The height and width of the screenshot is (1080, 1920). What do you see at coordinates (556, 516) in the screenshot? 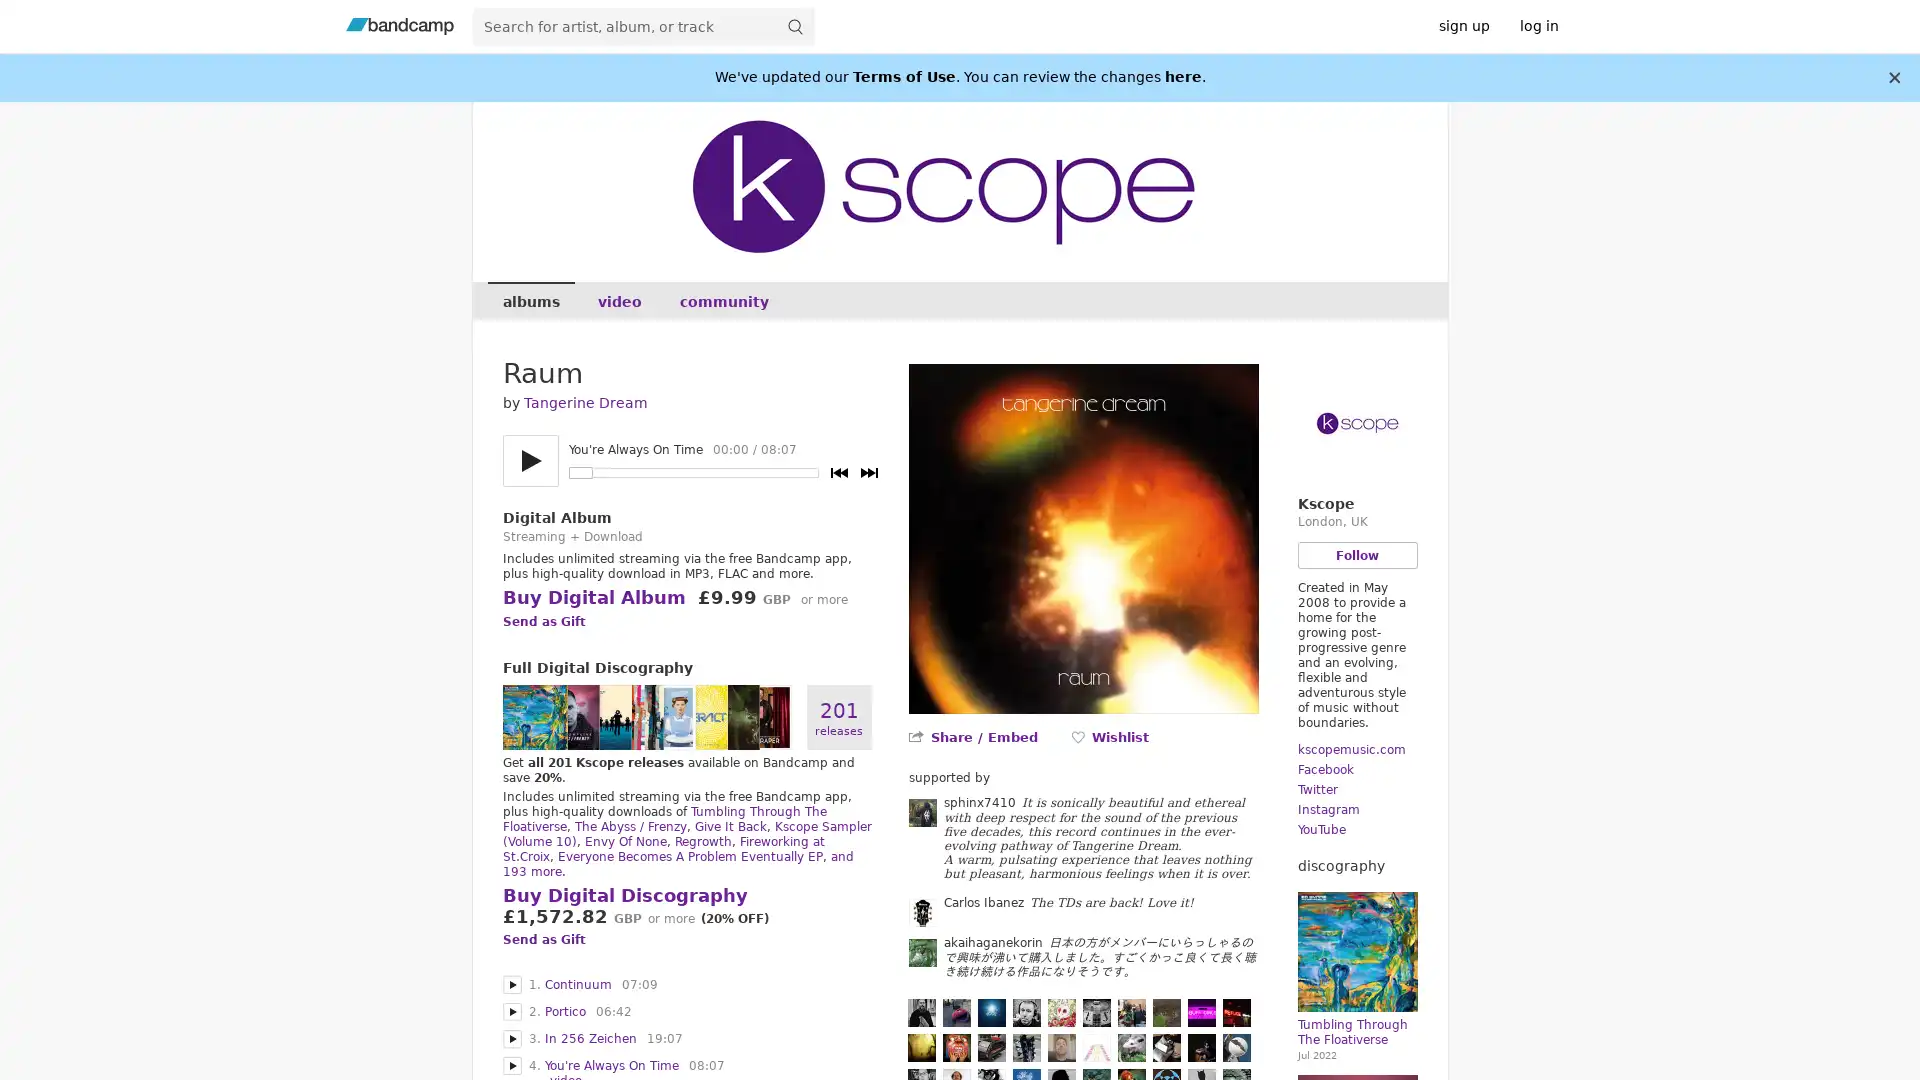
I see `Digital Album` at bounding box center [556, 516].